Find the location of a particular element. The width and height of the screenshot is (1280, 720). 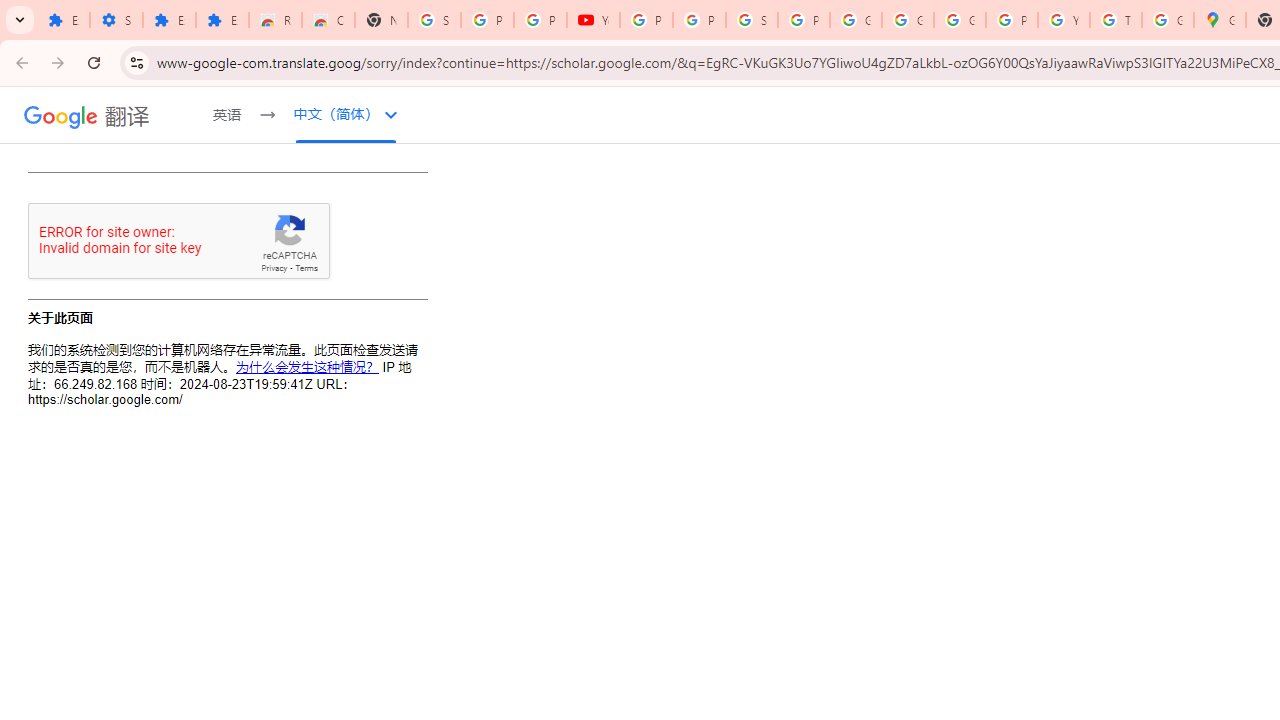

'Reviews: Helix Fruit Jump Arcade Game' is located at coordinates (274, 20).